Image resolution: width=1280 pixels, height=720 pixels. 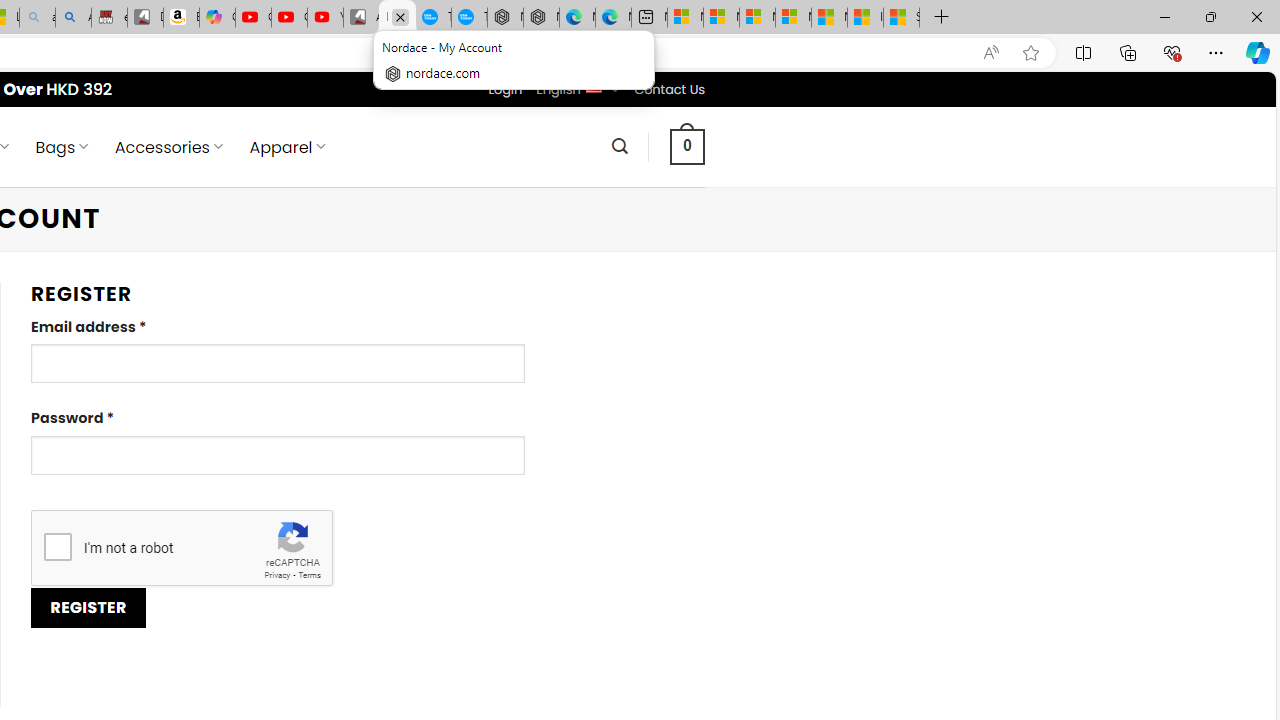 What do you see at coordinates (592, 85) in the screenshot?
I see `'English'` at bounding box center [592, 85].